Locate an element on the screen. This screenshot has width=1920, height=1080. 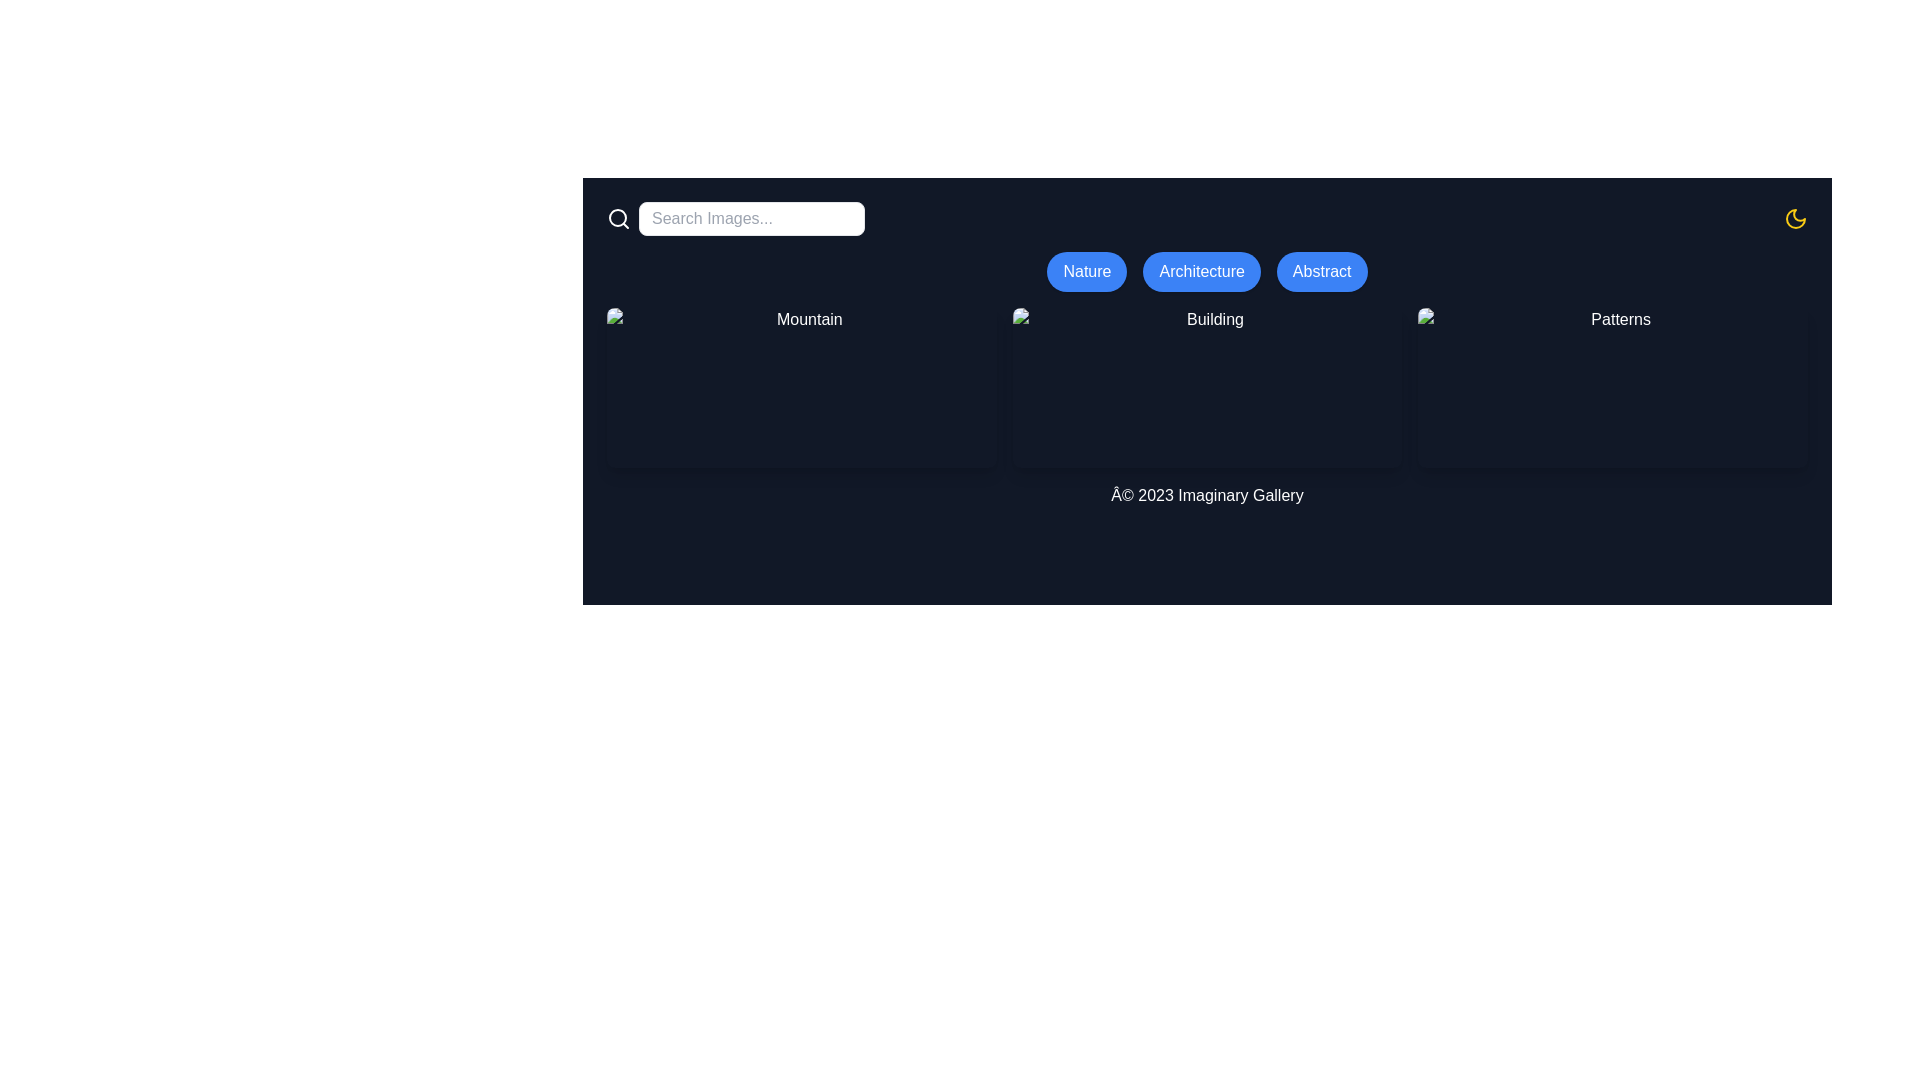
the moon-shaped icon located at the top-right corner of the interface is located at coordinates (1795, 219).